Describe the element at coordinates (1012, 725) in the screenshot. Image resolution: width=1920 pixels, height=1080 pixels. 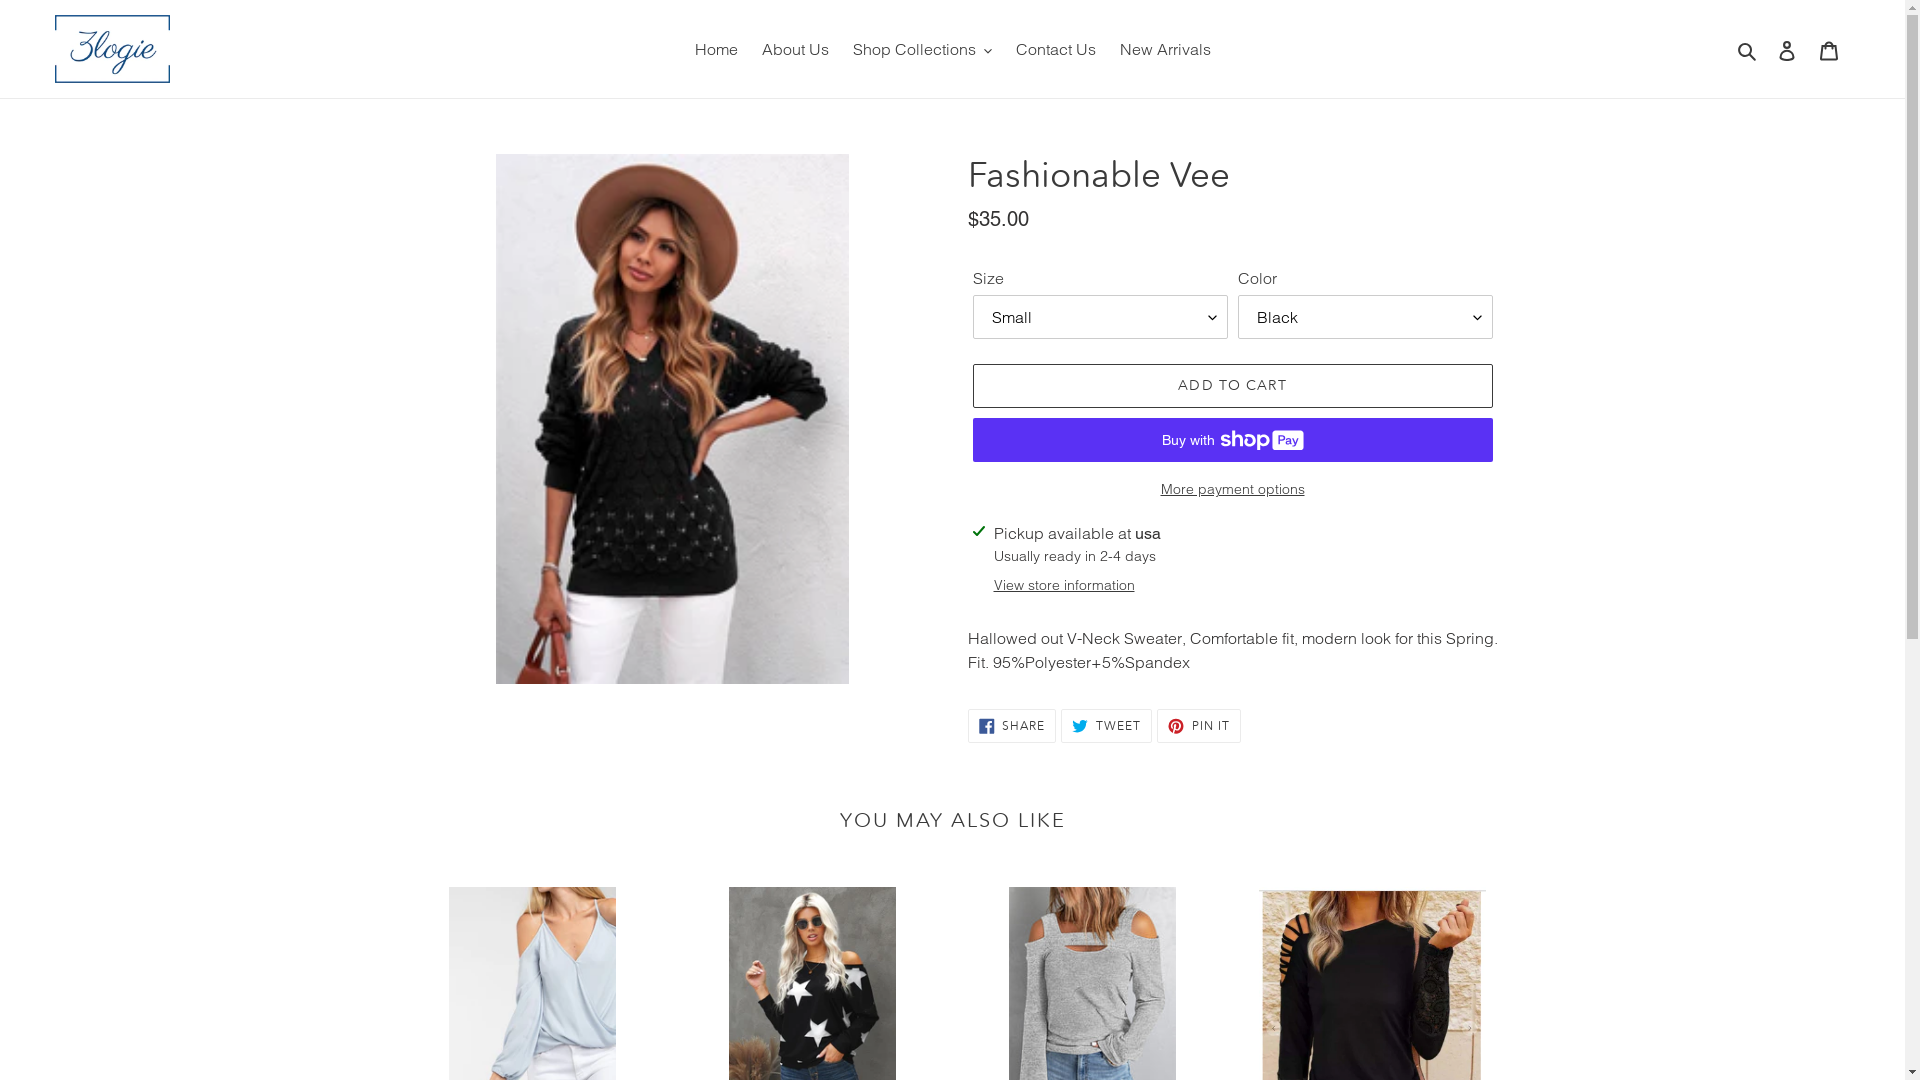
I see `'SHARE` at that location.